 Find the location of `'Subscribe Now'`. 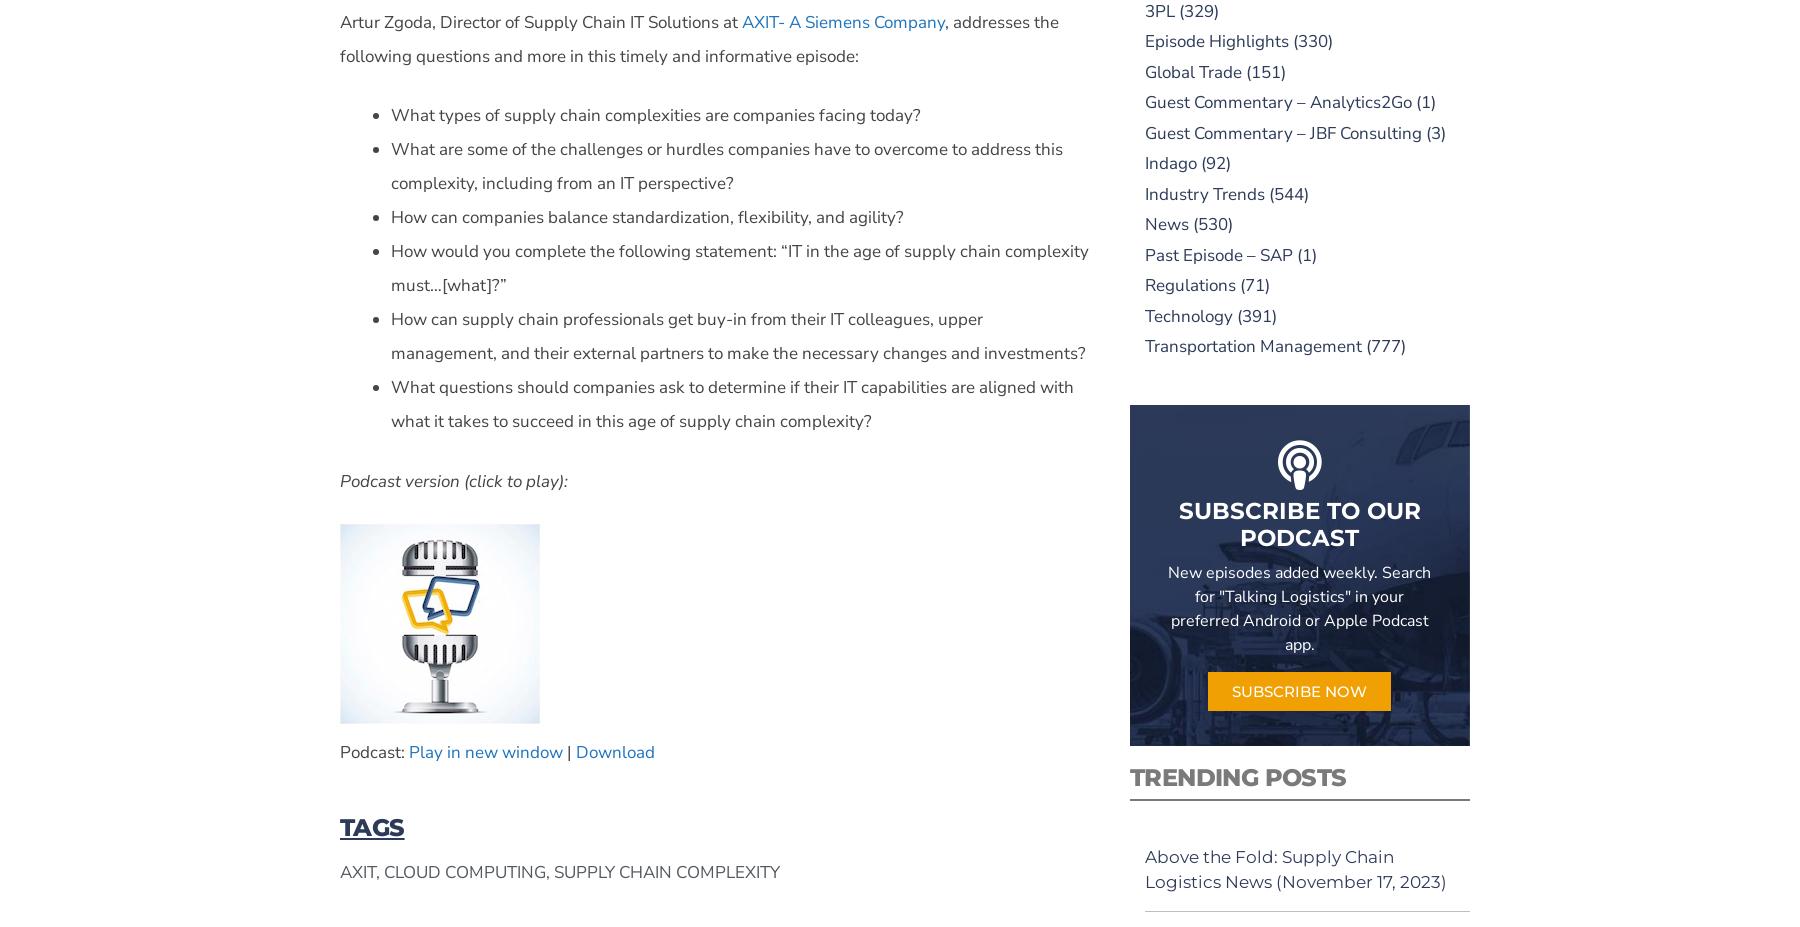

'Subscribe Now' is located at coordinates (1299, 689).